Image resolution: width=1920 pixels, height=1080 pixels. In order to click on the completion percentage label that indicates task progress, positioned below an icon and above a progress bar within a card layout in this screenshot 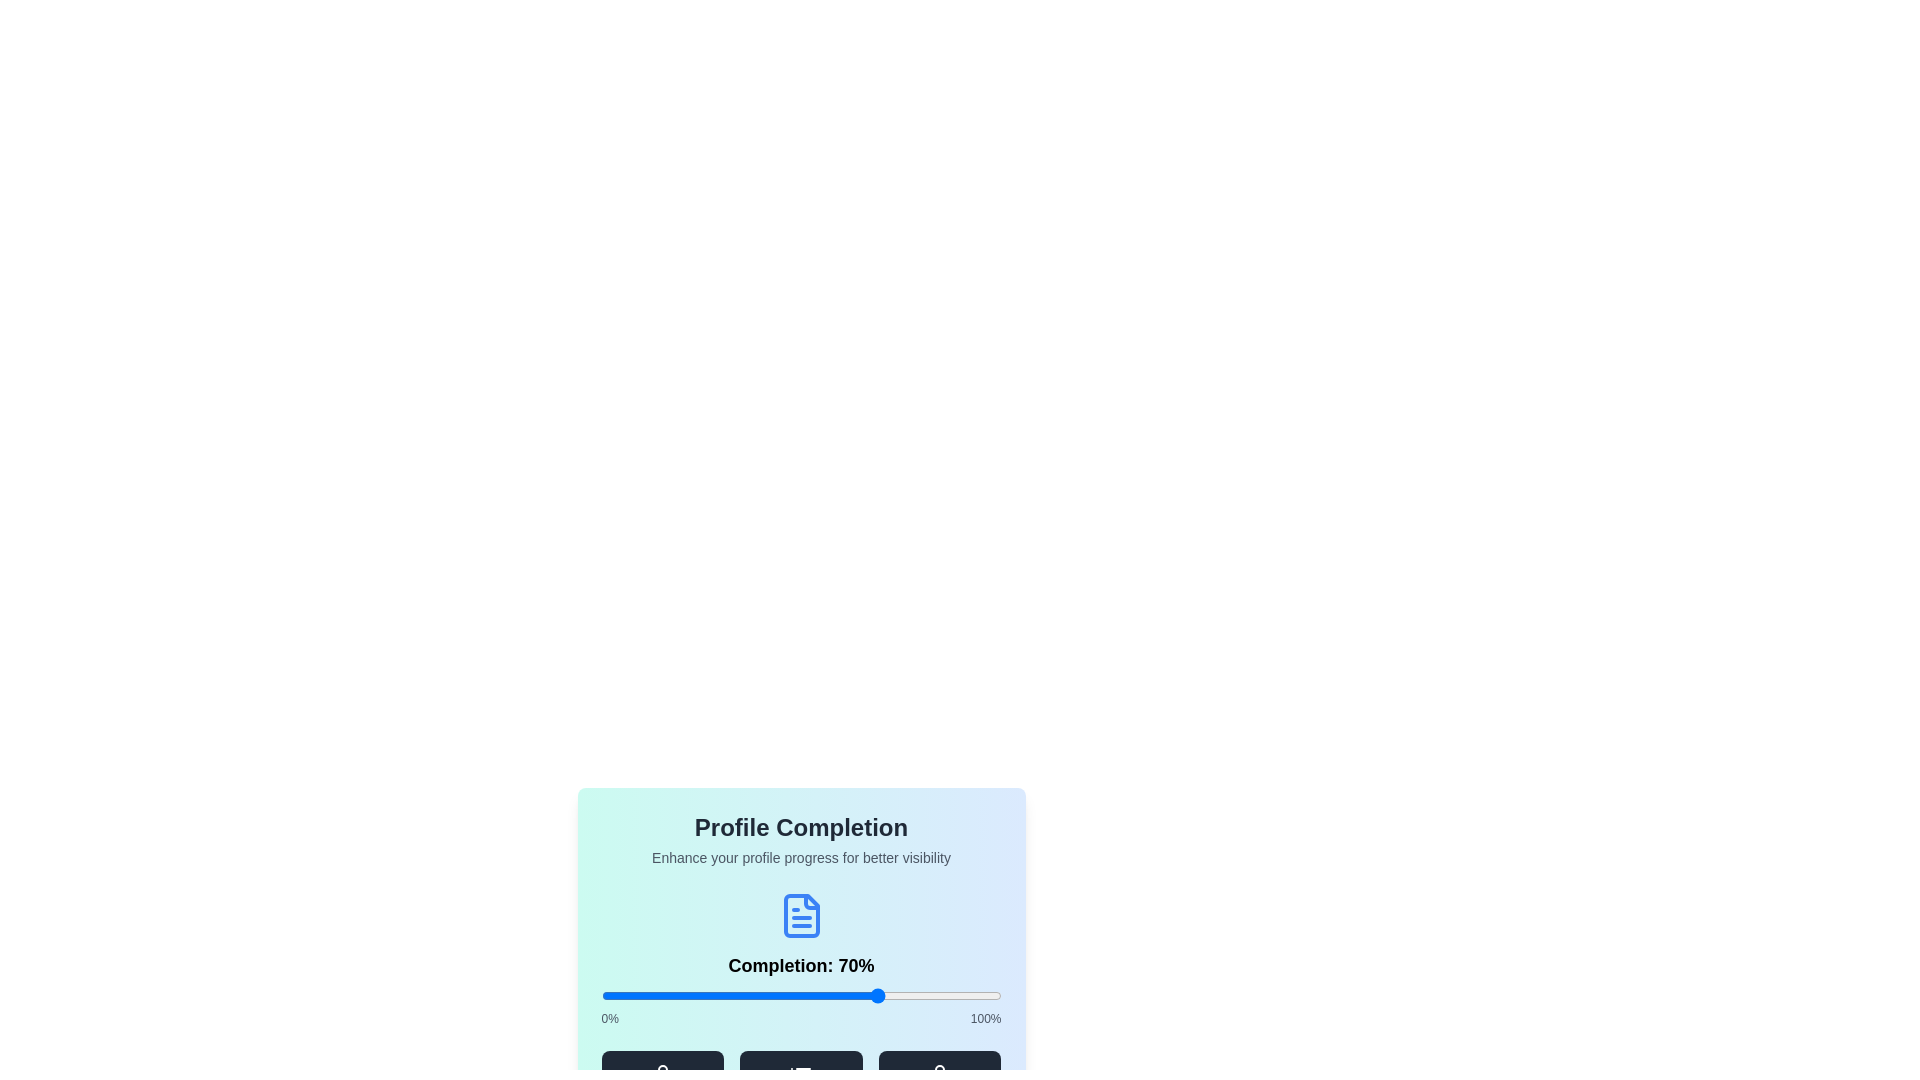, I will do `click(801, 958)`.